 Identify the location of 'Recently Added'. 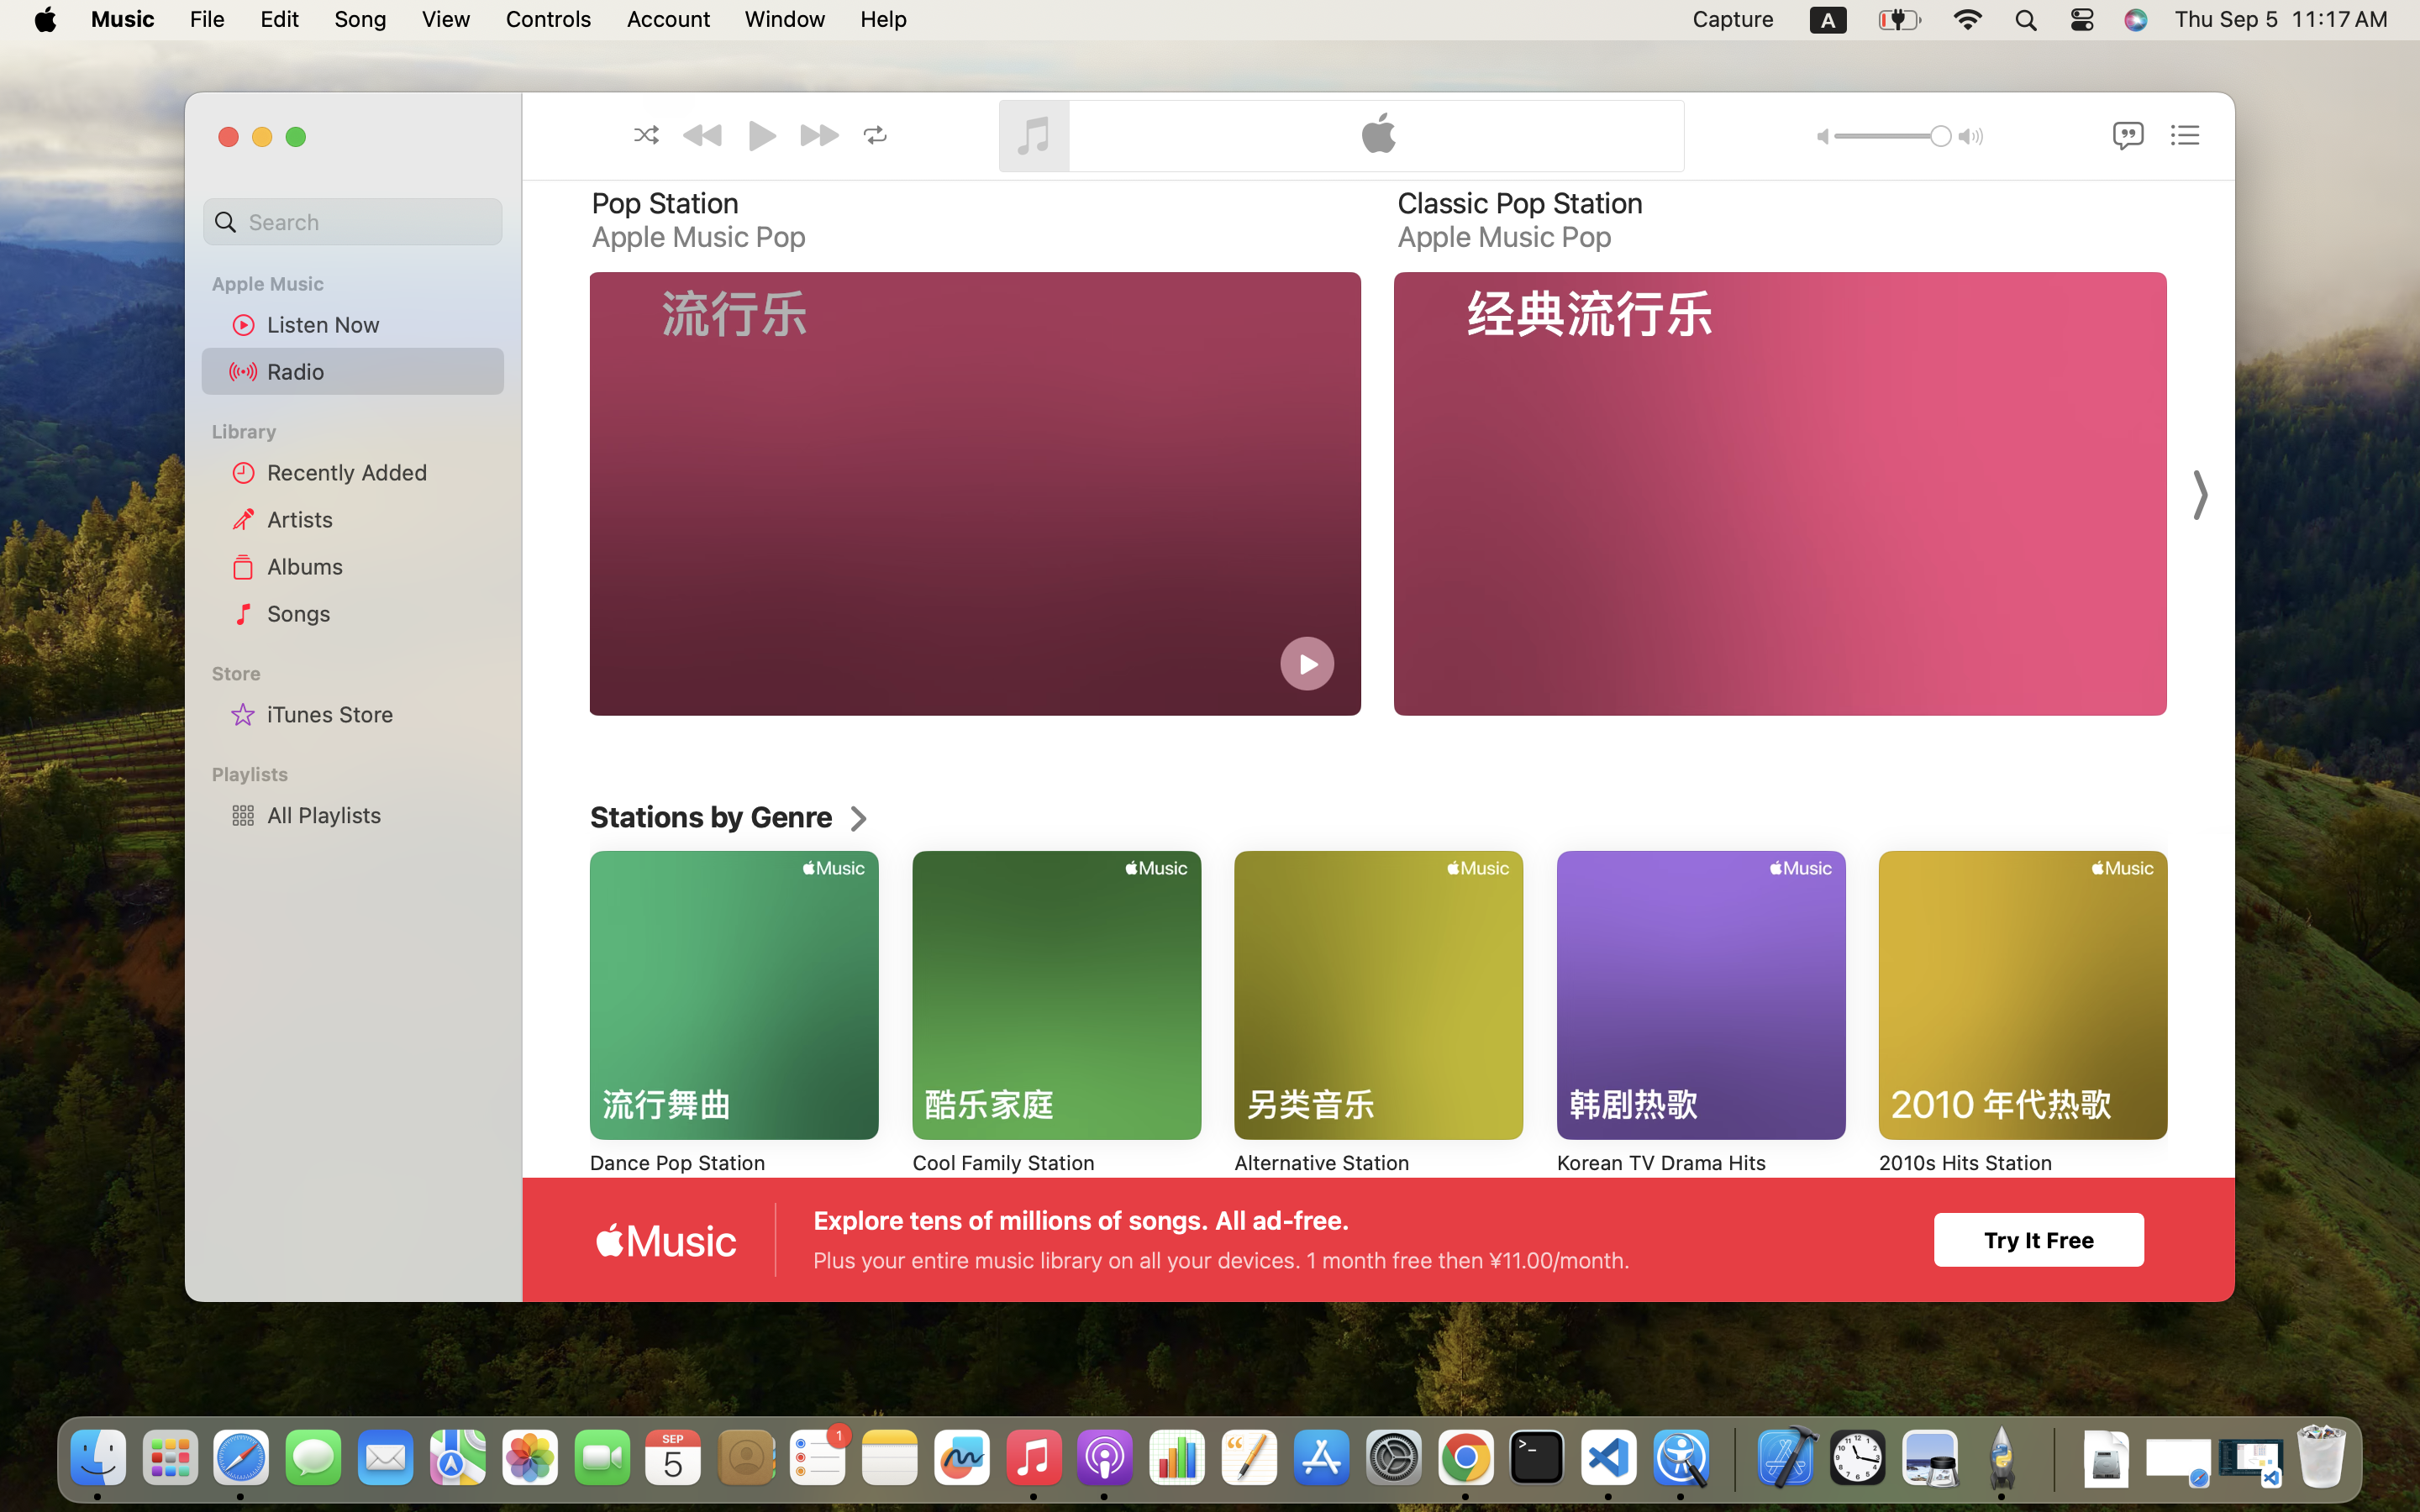
(379, 470).